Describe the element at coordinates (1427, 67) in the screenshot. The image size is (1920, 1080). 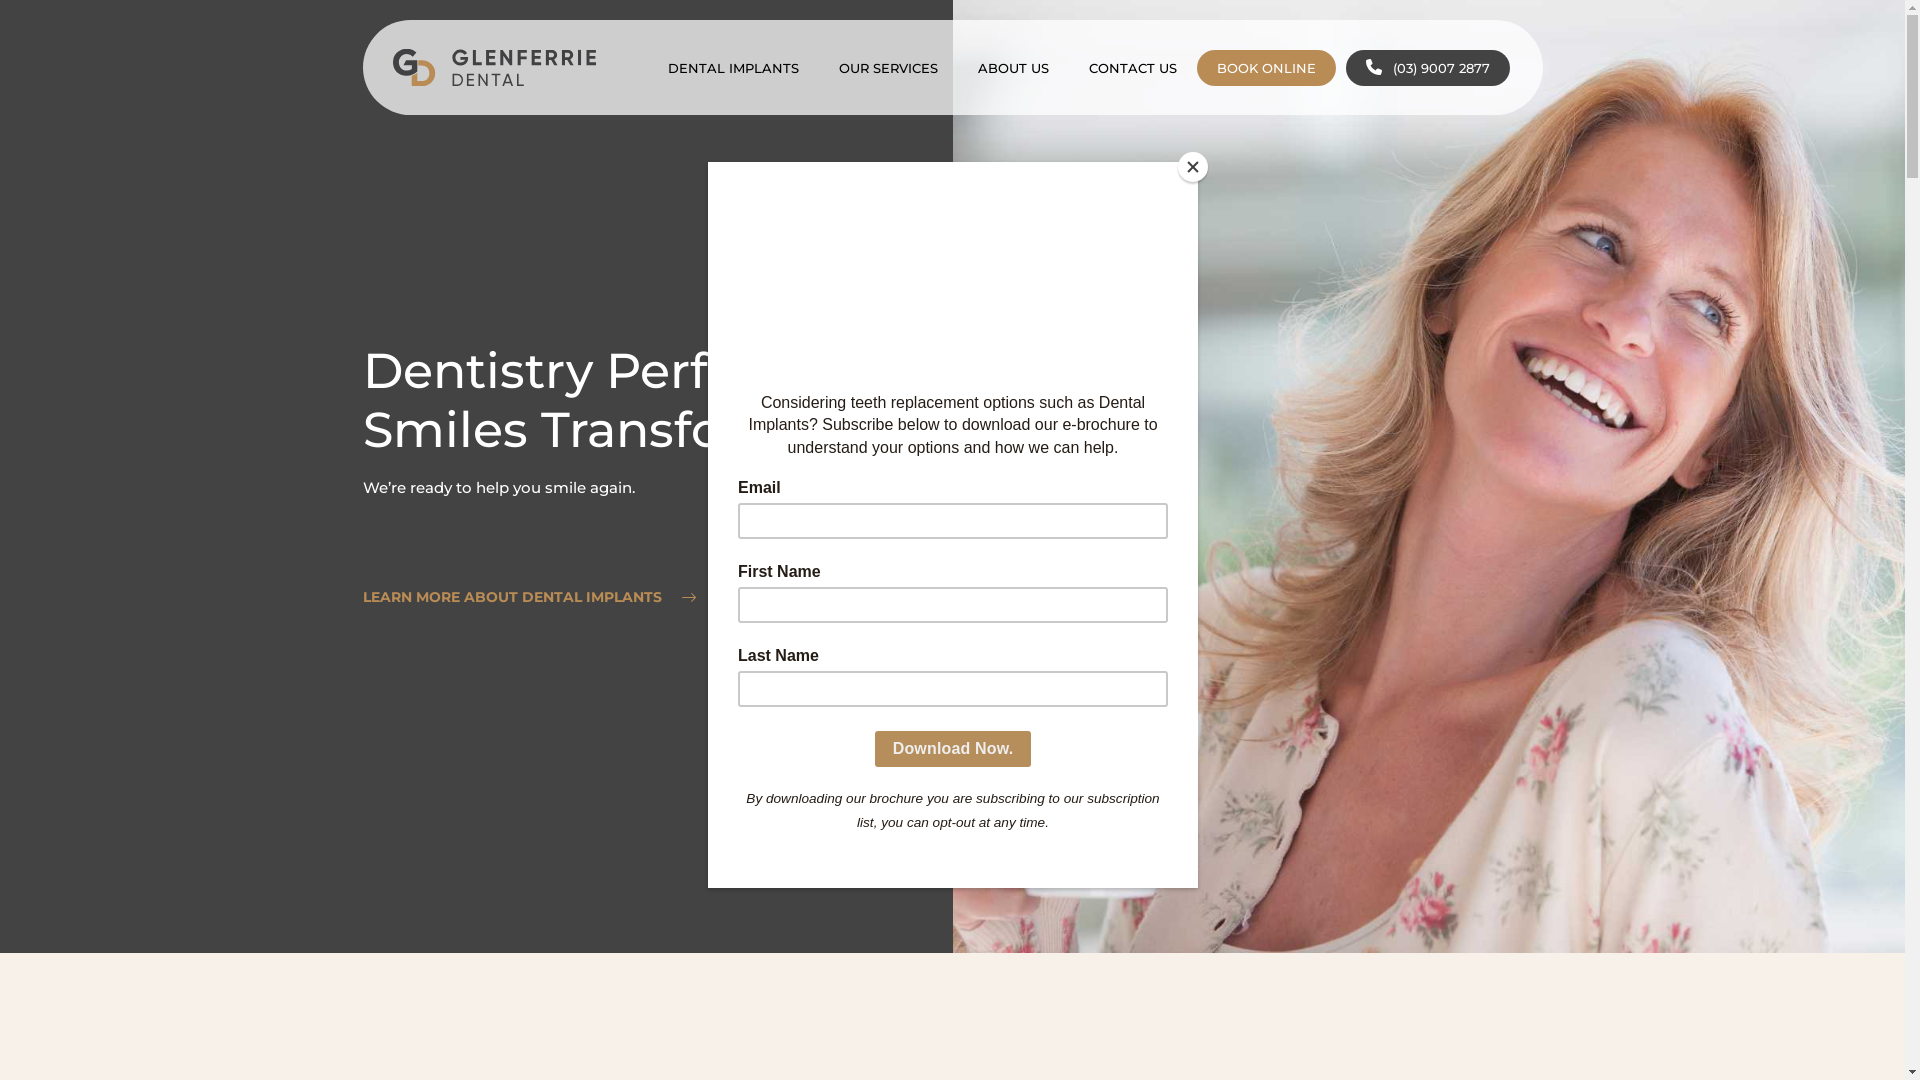
I see `'(03) 9007 2877'` at that location.